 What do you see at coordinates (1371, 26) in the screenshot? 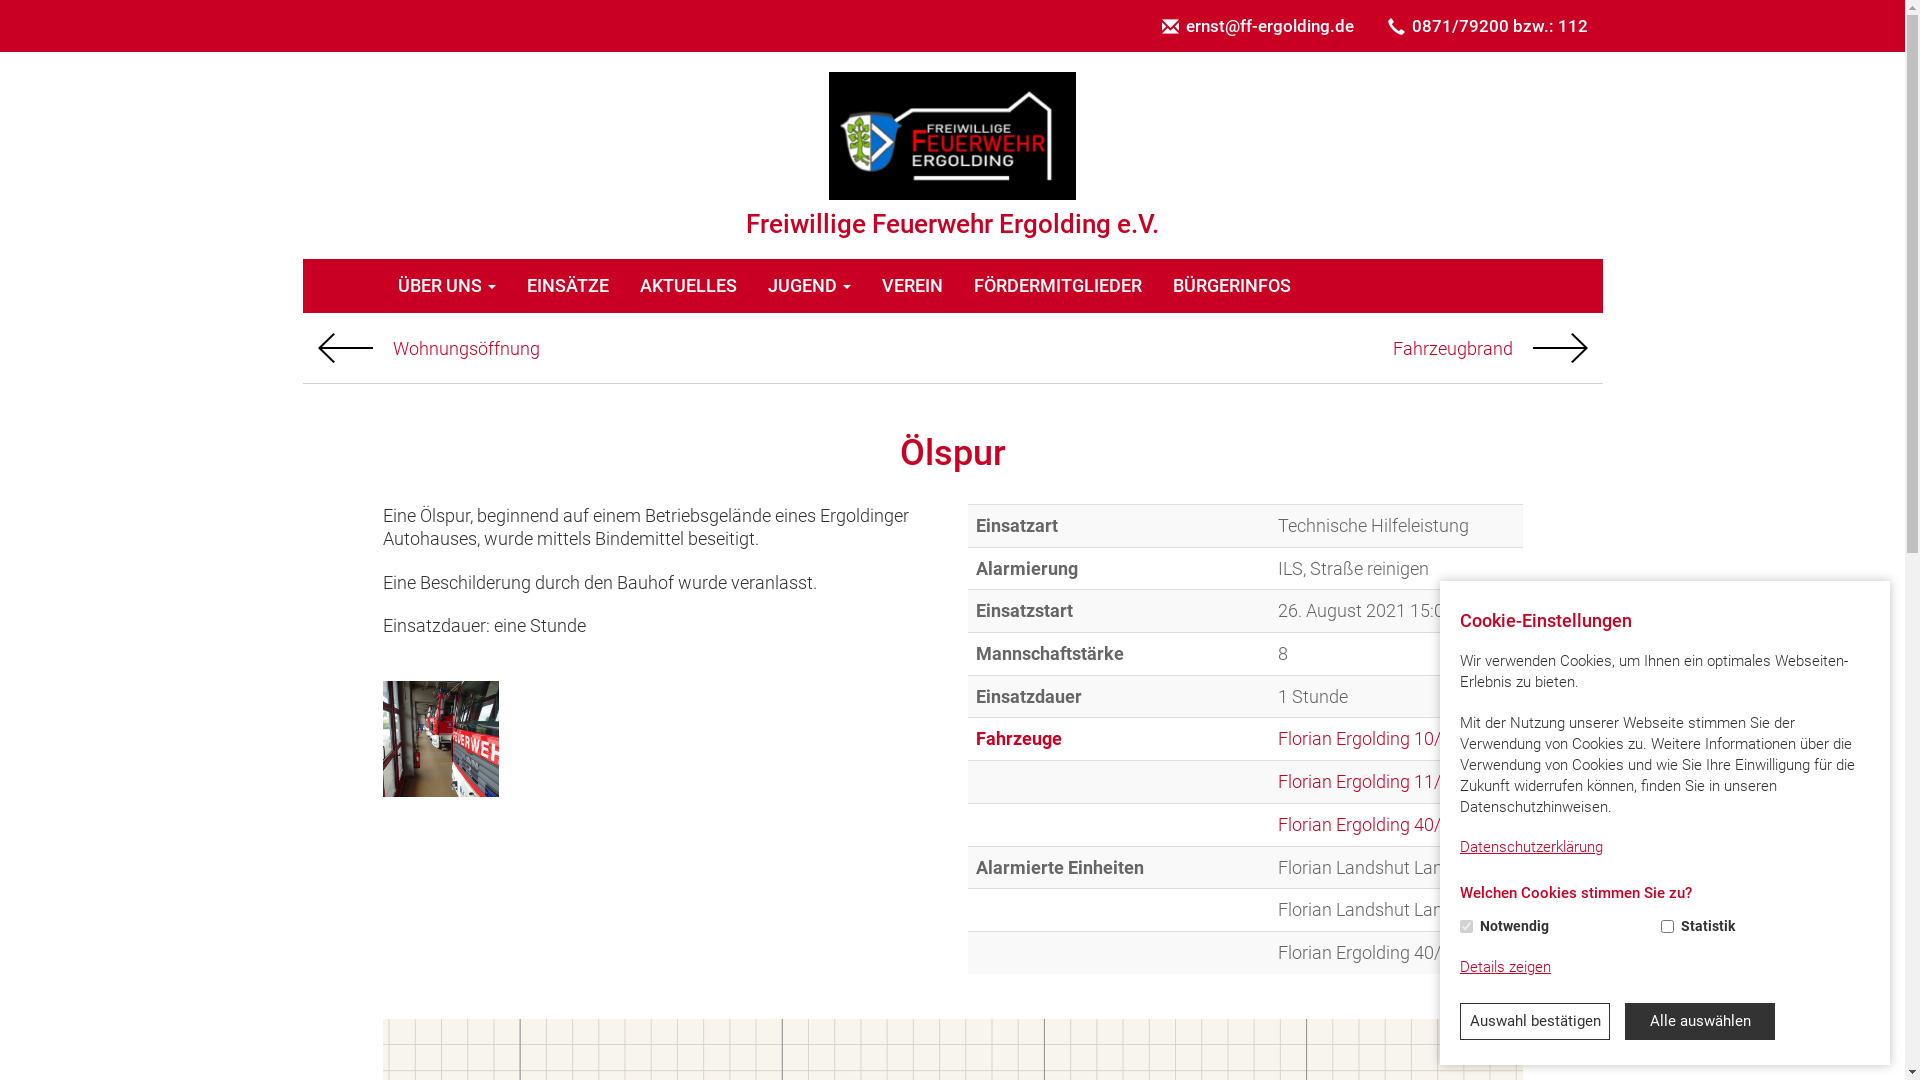
I see `'0871/79200 bzw.: 112'` at bounding box center [1371, 26].